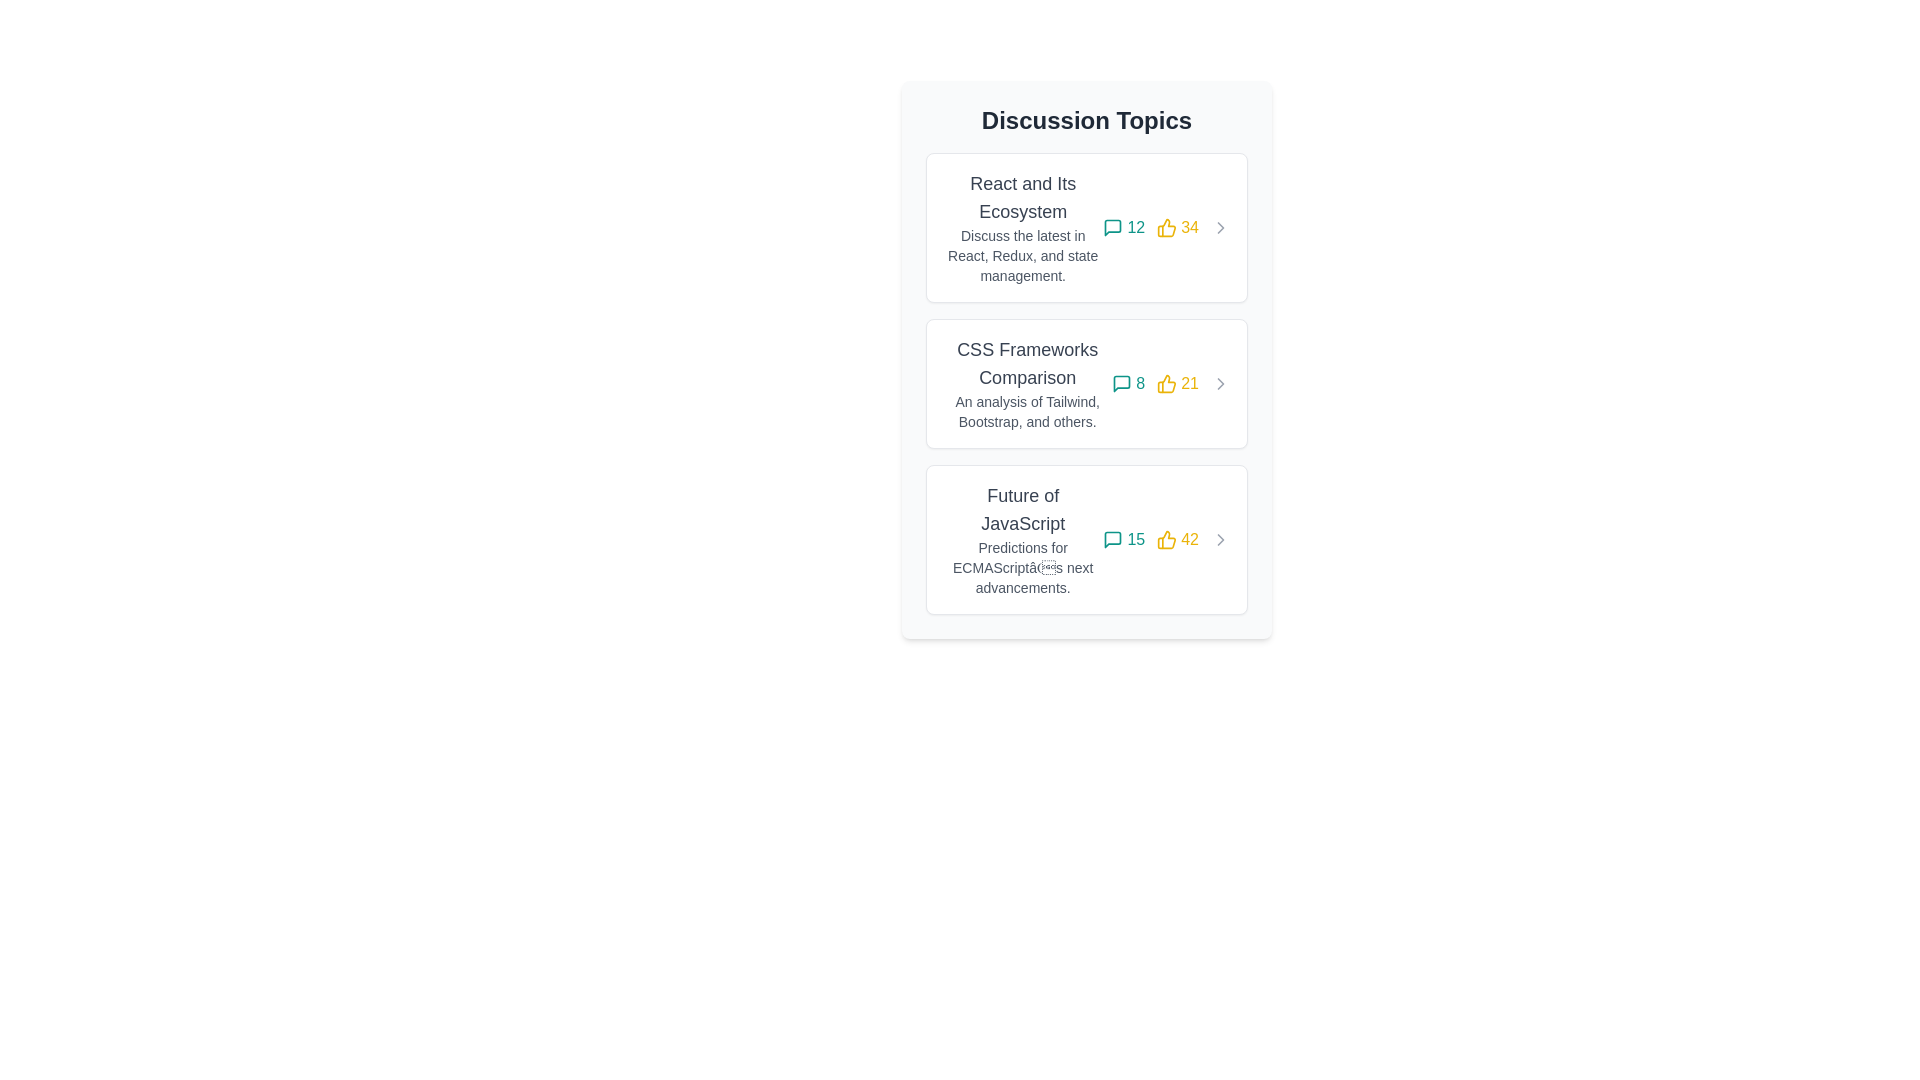 This screenshot has width=1920, height=1080. What do you see at coordinates (1190, 384) in the screenshot?
I see `text component displaying '21' in yellow, located next to the thumbs-up icon in the 'CSS Frameworks Comparison' card` at bounding box center [1190, 384].